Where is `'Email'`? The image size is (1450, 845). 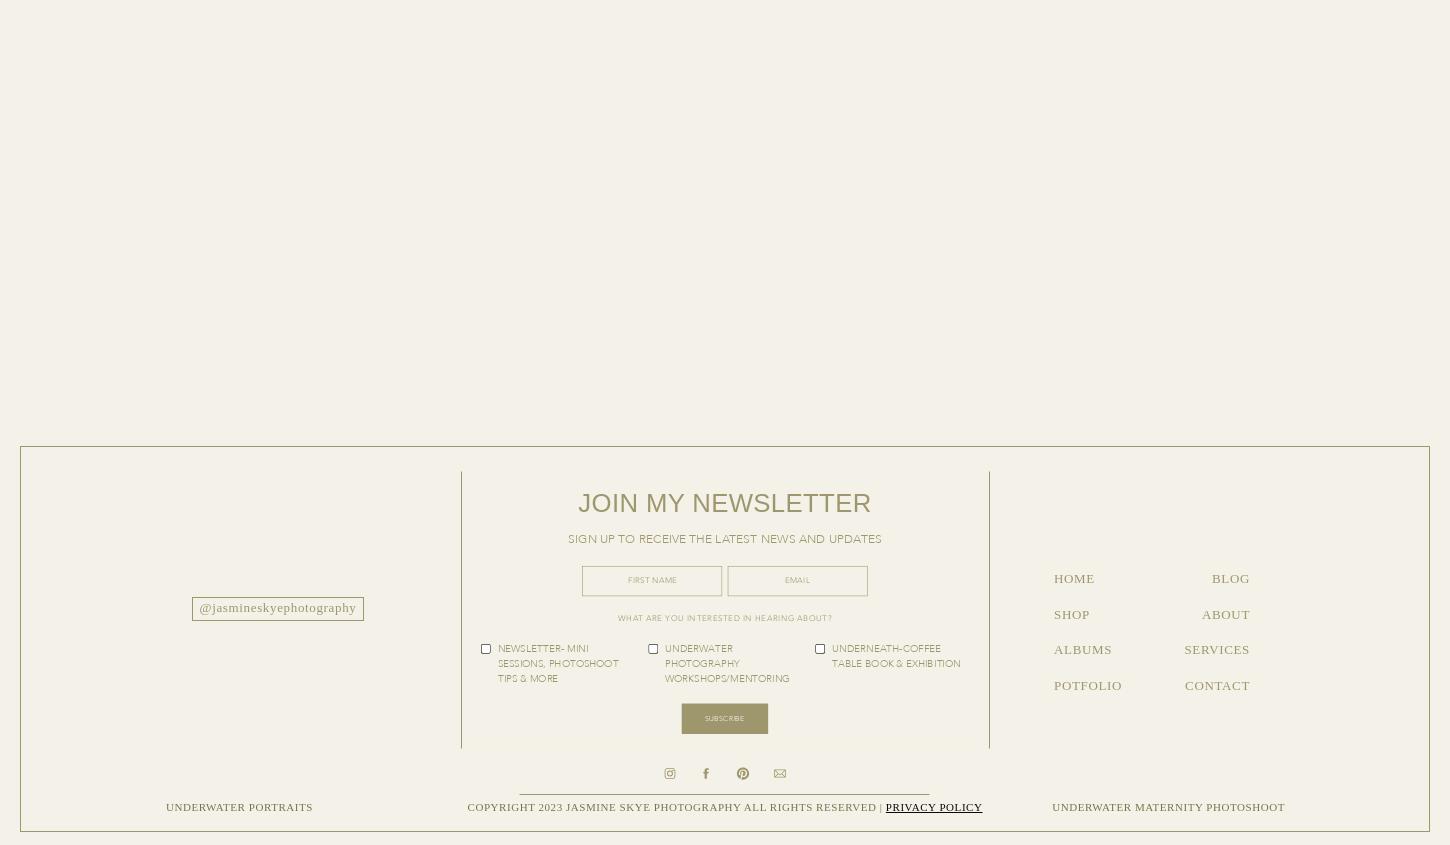 'Email' is located at coordinates (785, 579).